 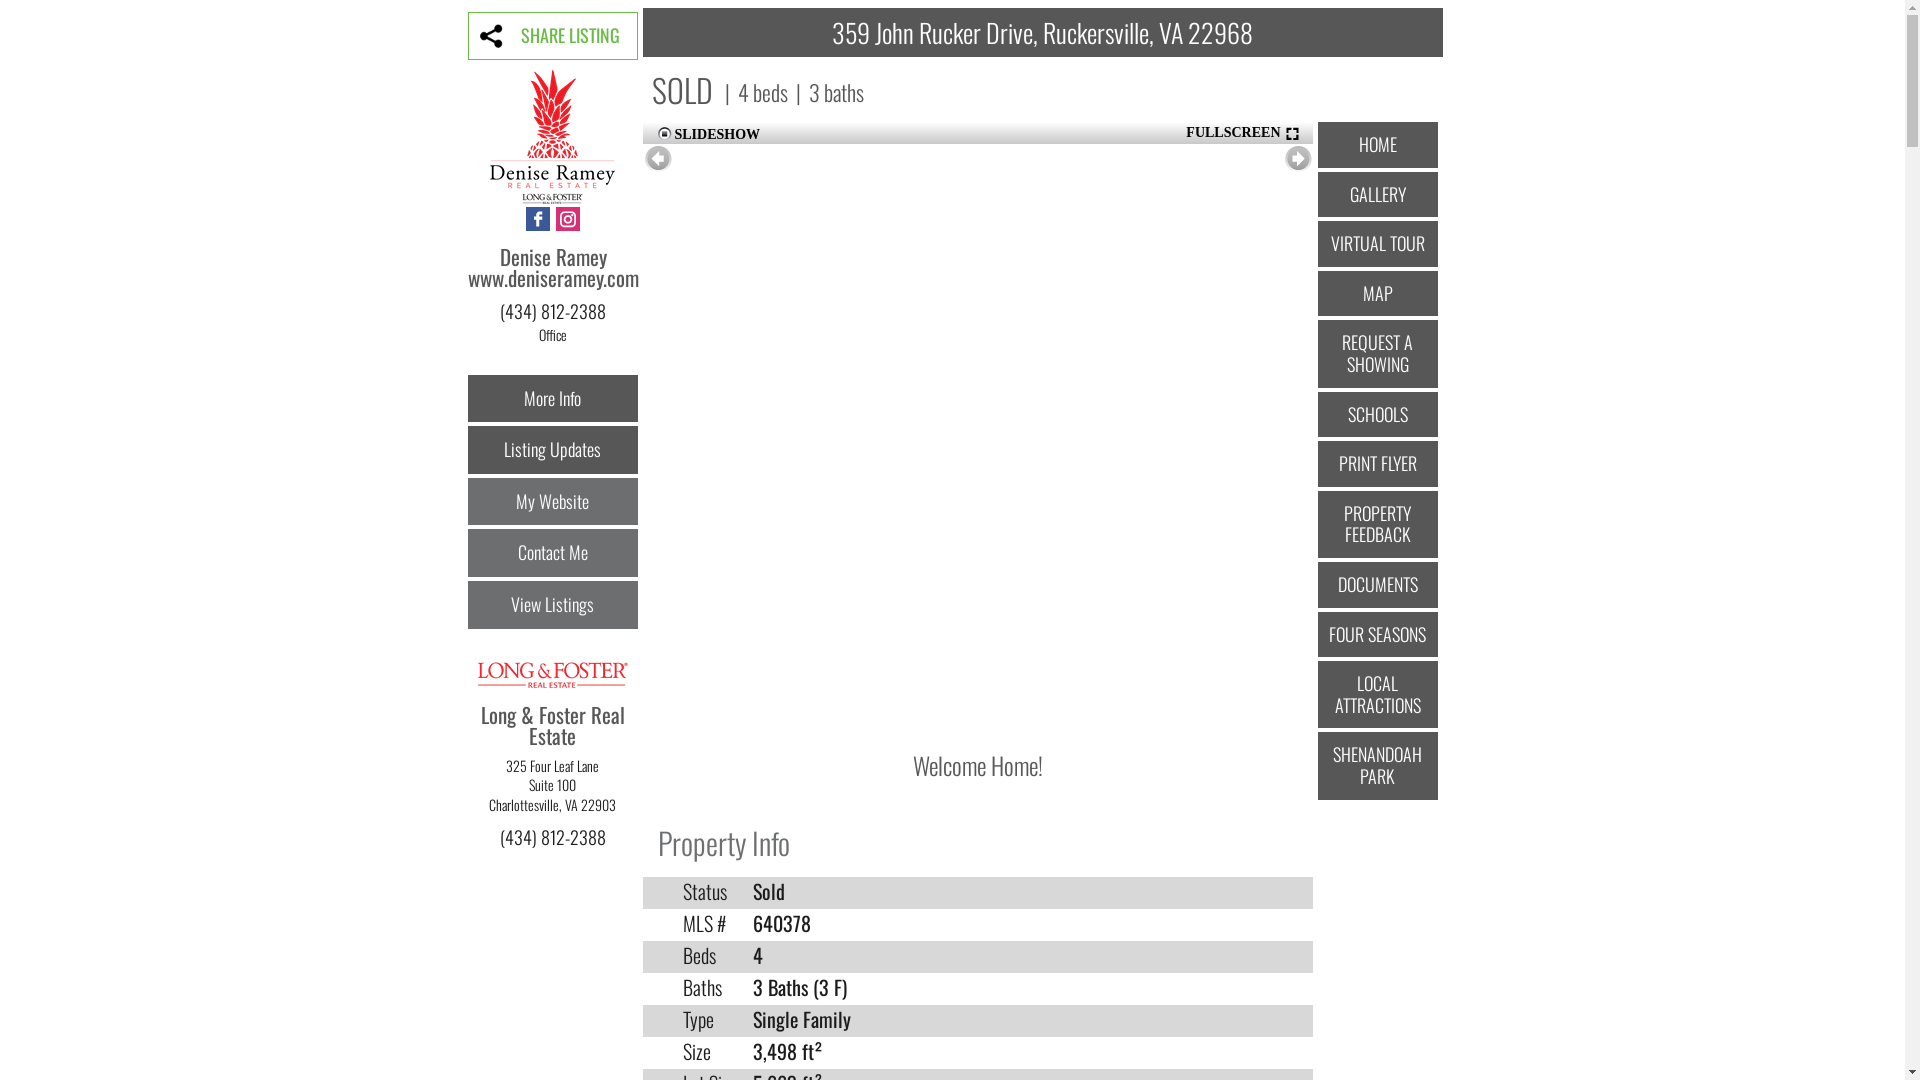 I want to click on 'Contact Me', so click(x=552, y=552).